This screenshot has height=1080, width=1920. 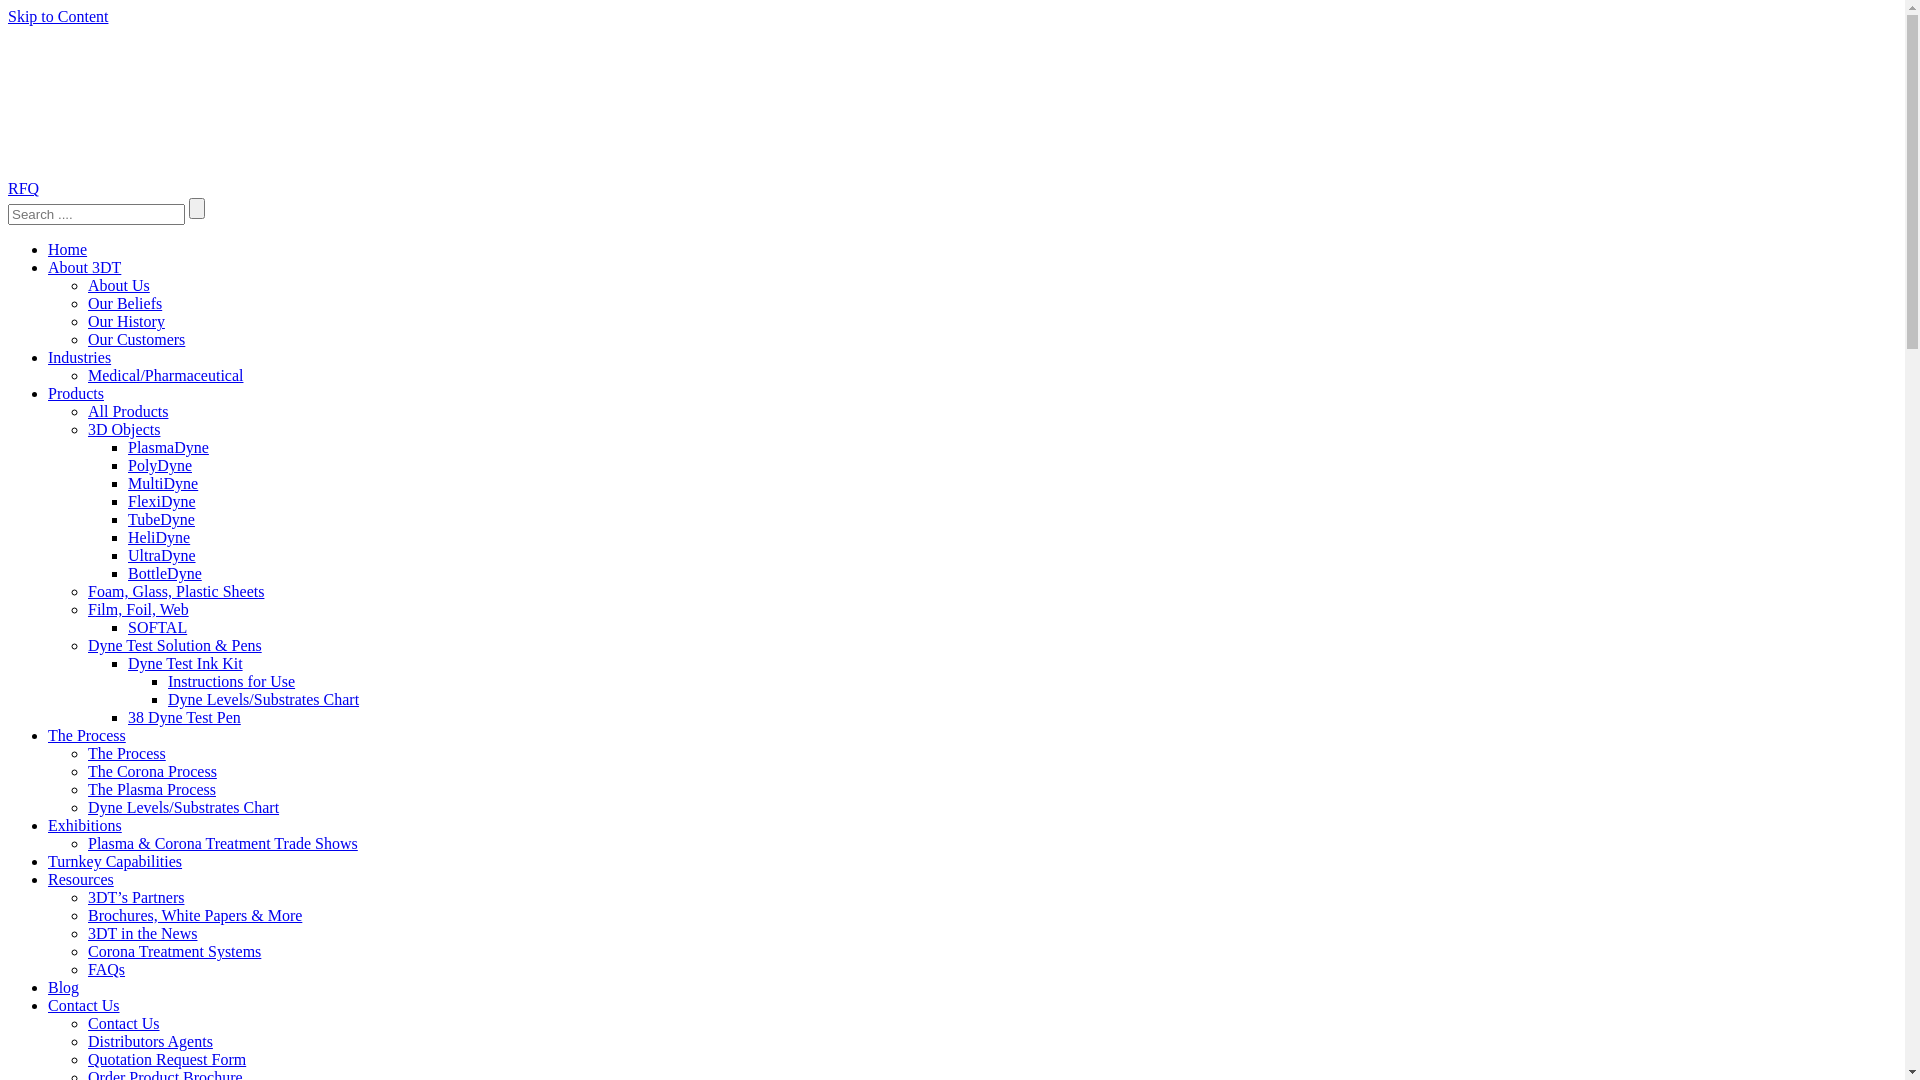 What do you see at coordinates (222, 843) in the screenshot?
I see `'Plasma & Corona Treatment Trade Shows'` at bounding box center [222, 843].